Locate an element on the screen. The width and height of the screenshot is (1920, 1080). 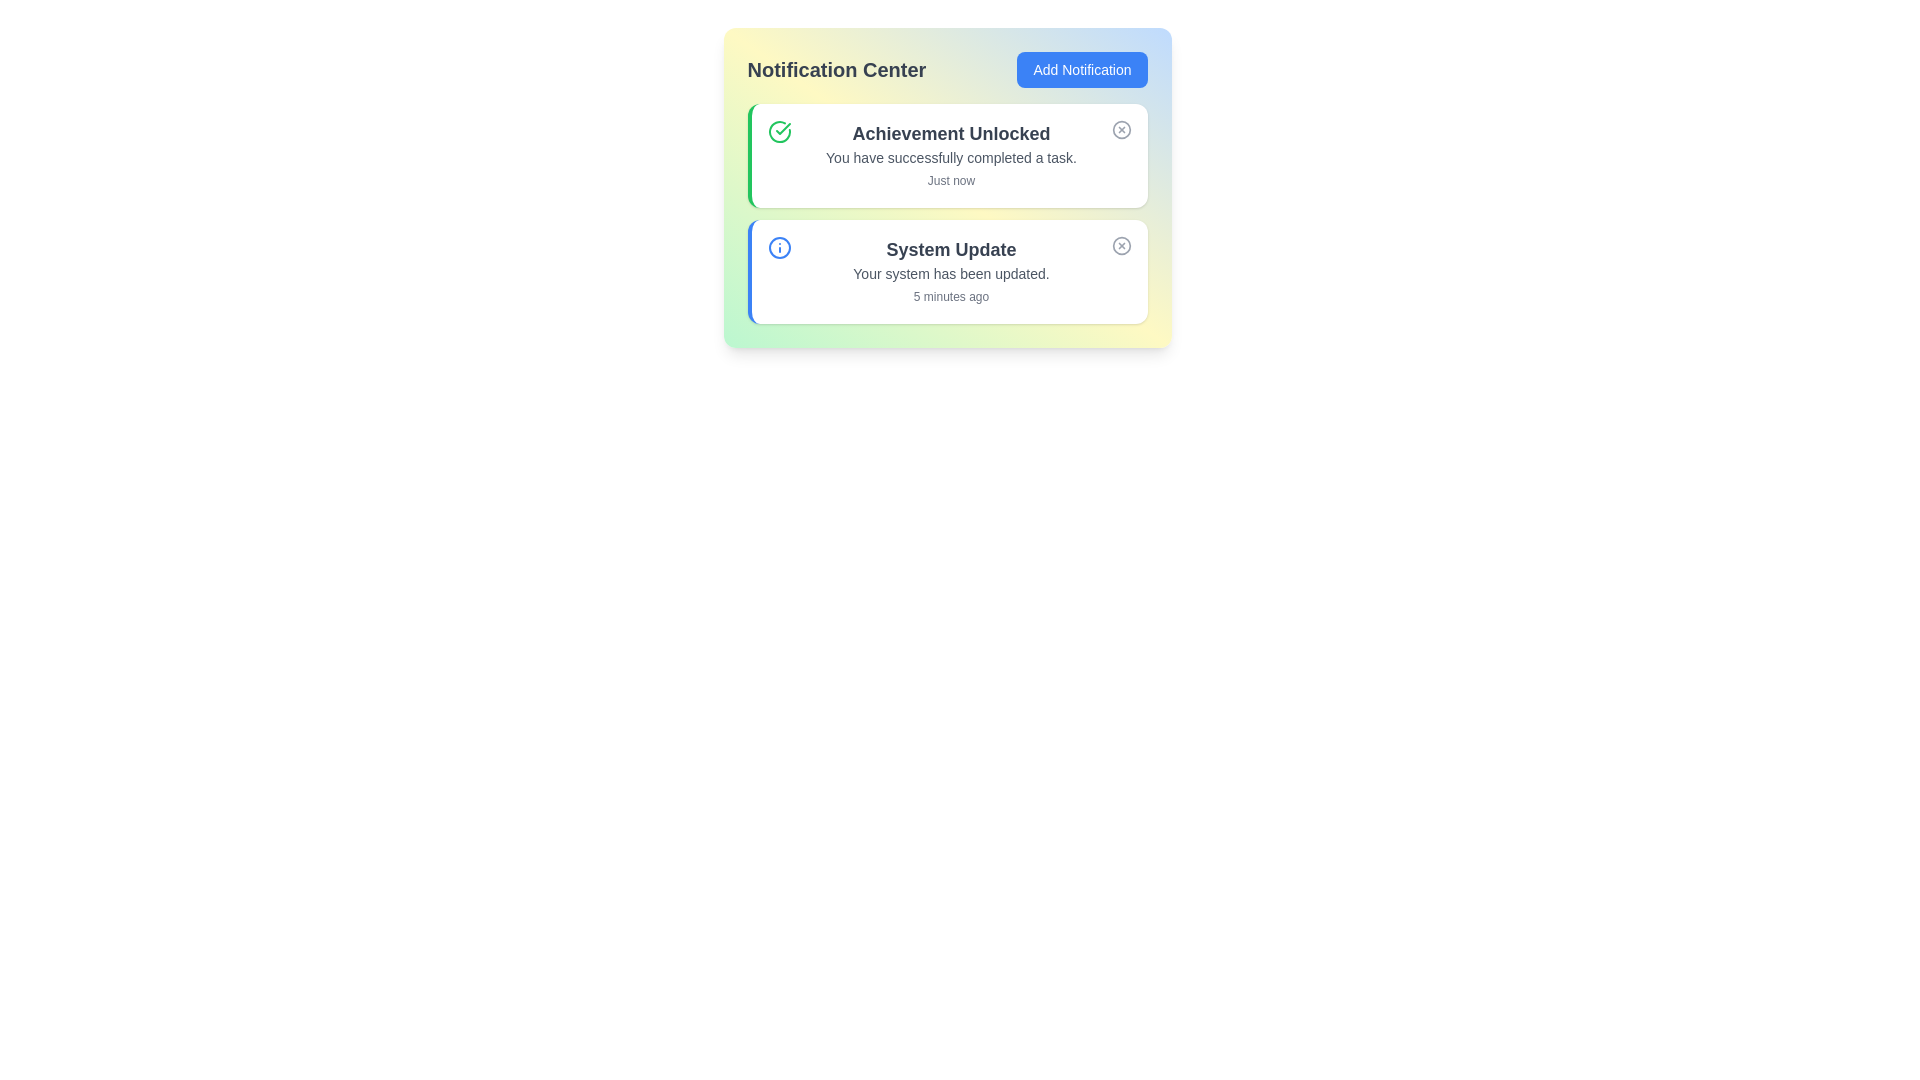
the displayed text 'Just now' located at the bottom-right of the notification card titled 'Achievement Unlocked' is located at coordinates (950, 181).